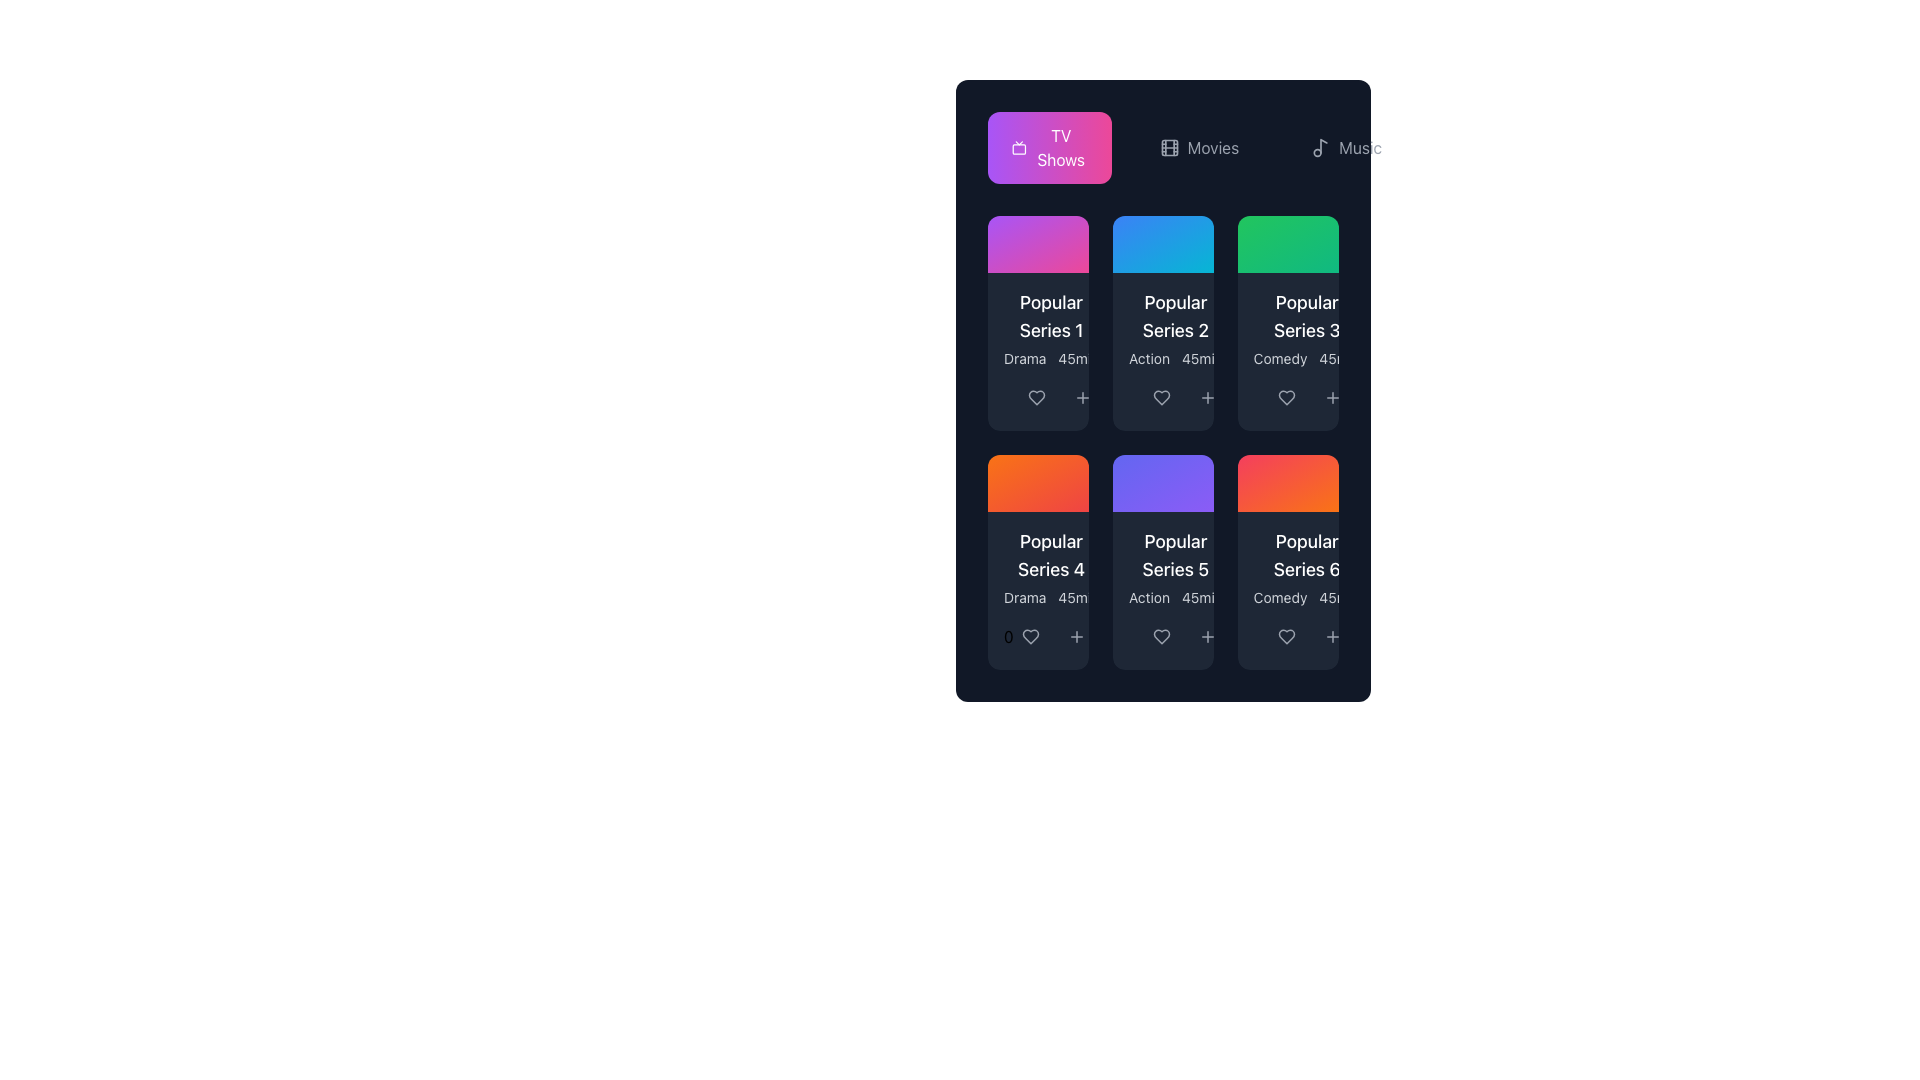 This screenshot has width=1920, height=1080. What do you see at coordinates (1280, 596) in the screenshot?
I see `the static text label indicating the genre 'Comedy' within the 'Popular Series 6' card, positioned at the bottom-left corner of the text block` at bounding box center [1280, 596].